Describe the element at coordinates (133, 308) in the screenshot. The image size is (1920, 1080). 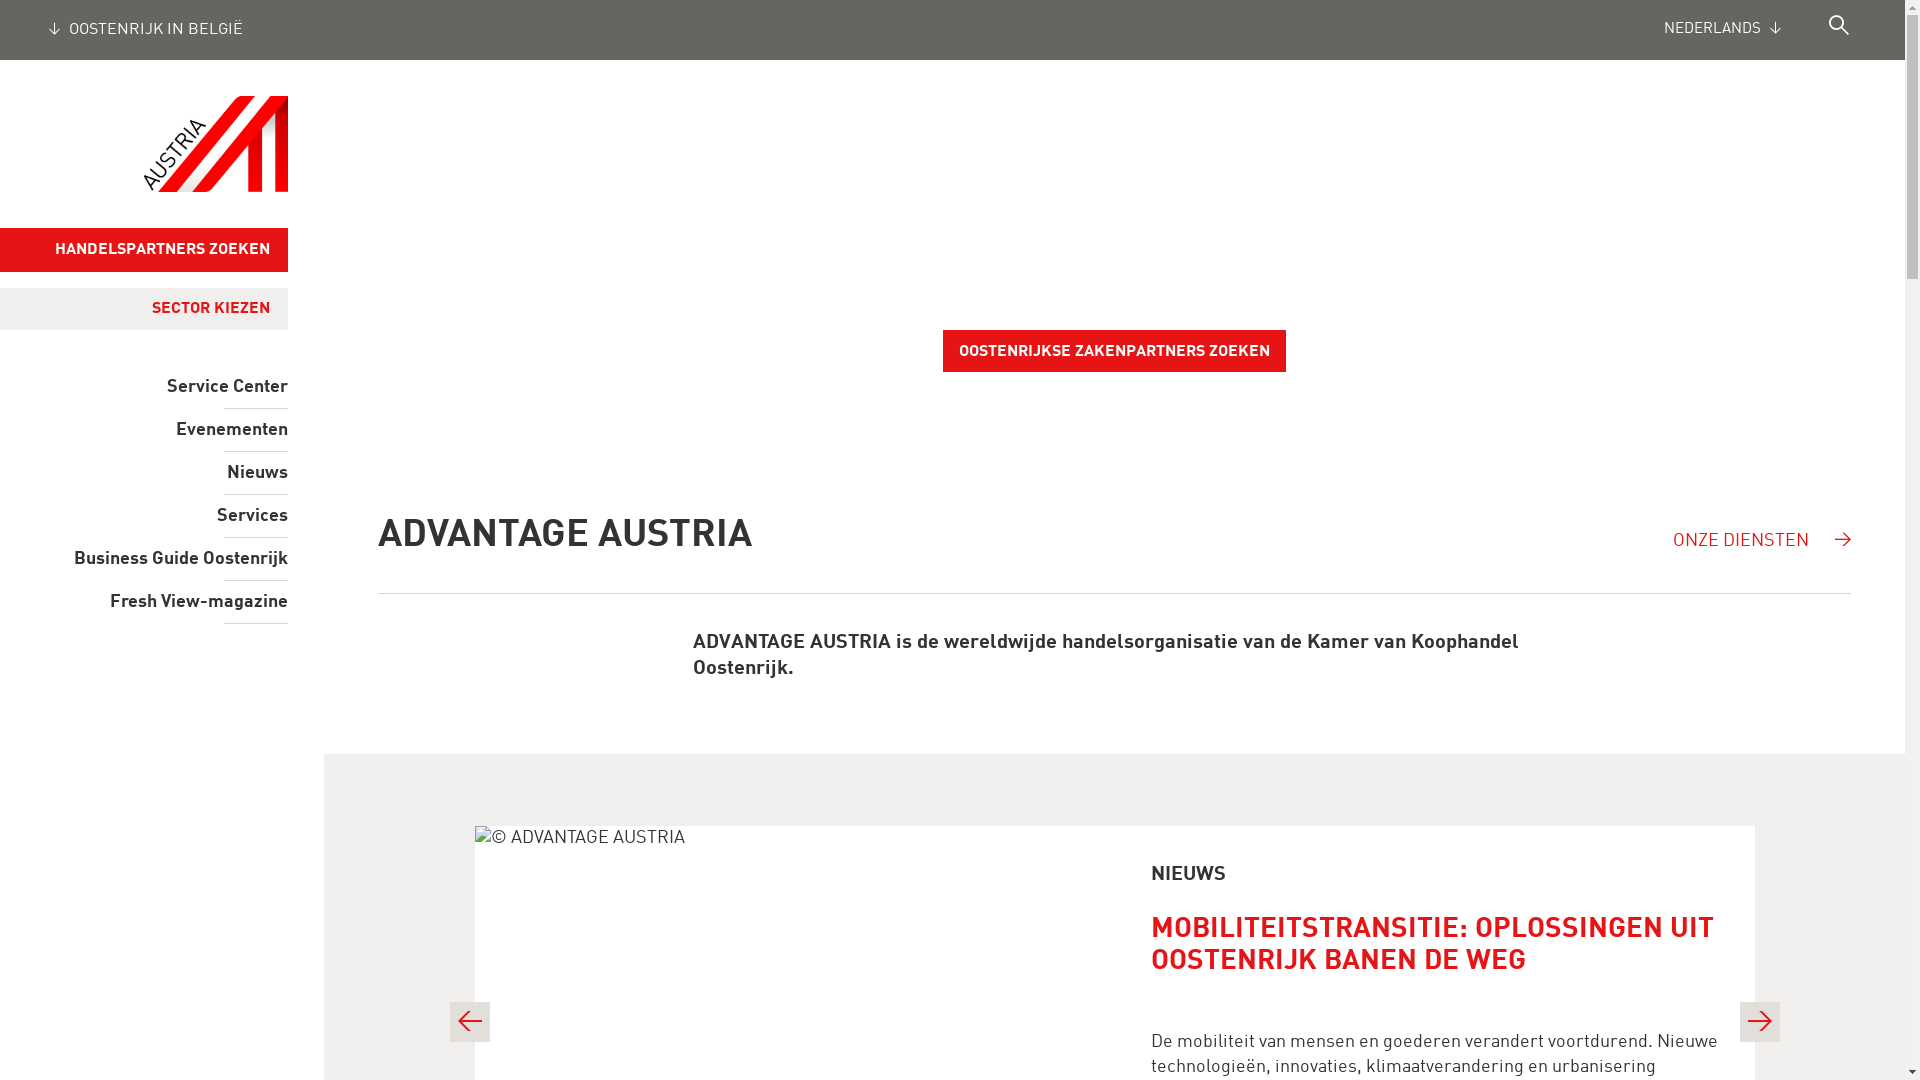
I see `'SECTOR KIEZEN'` at that location.